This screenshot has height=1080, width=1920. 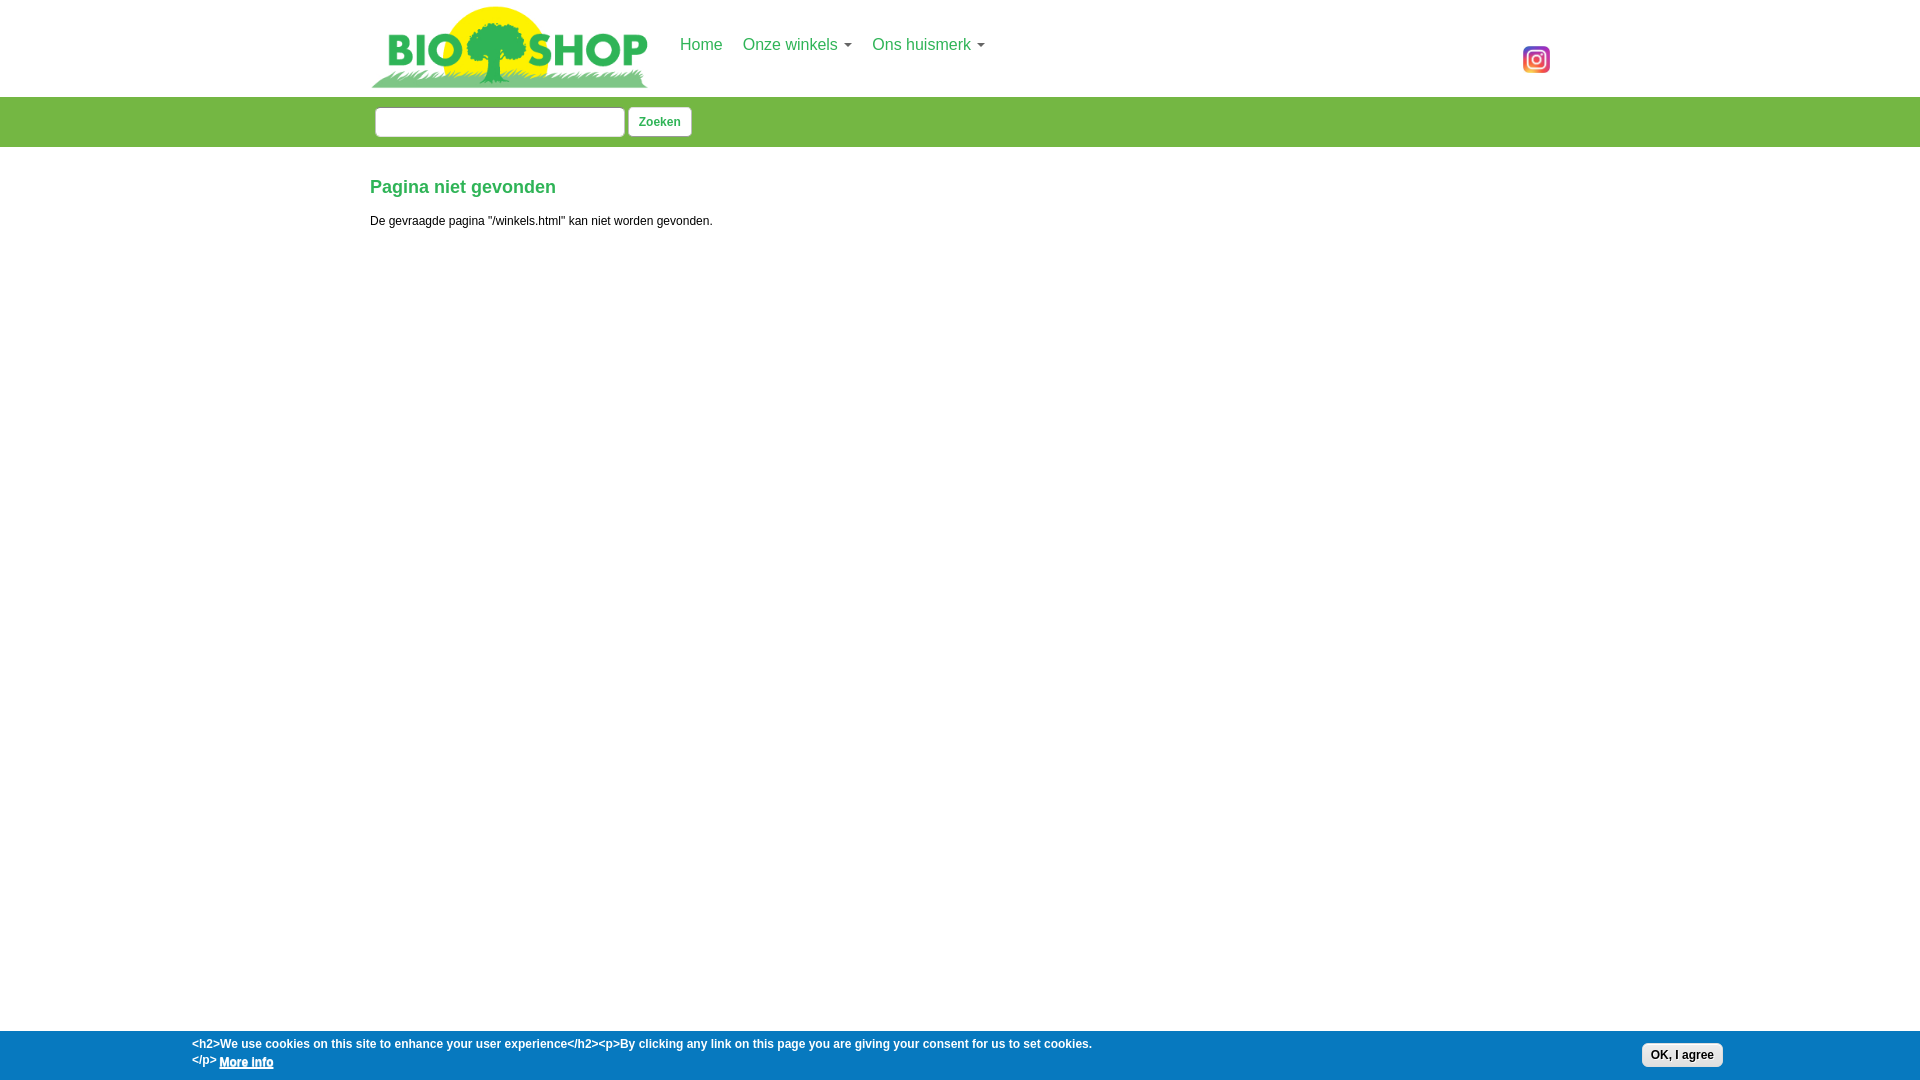 I want to click on 'More info', so click(x=244, y=1060).